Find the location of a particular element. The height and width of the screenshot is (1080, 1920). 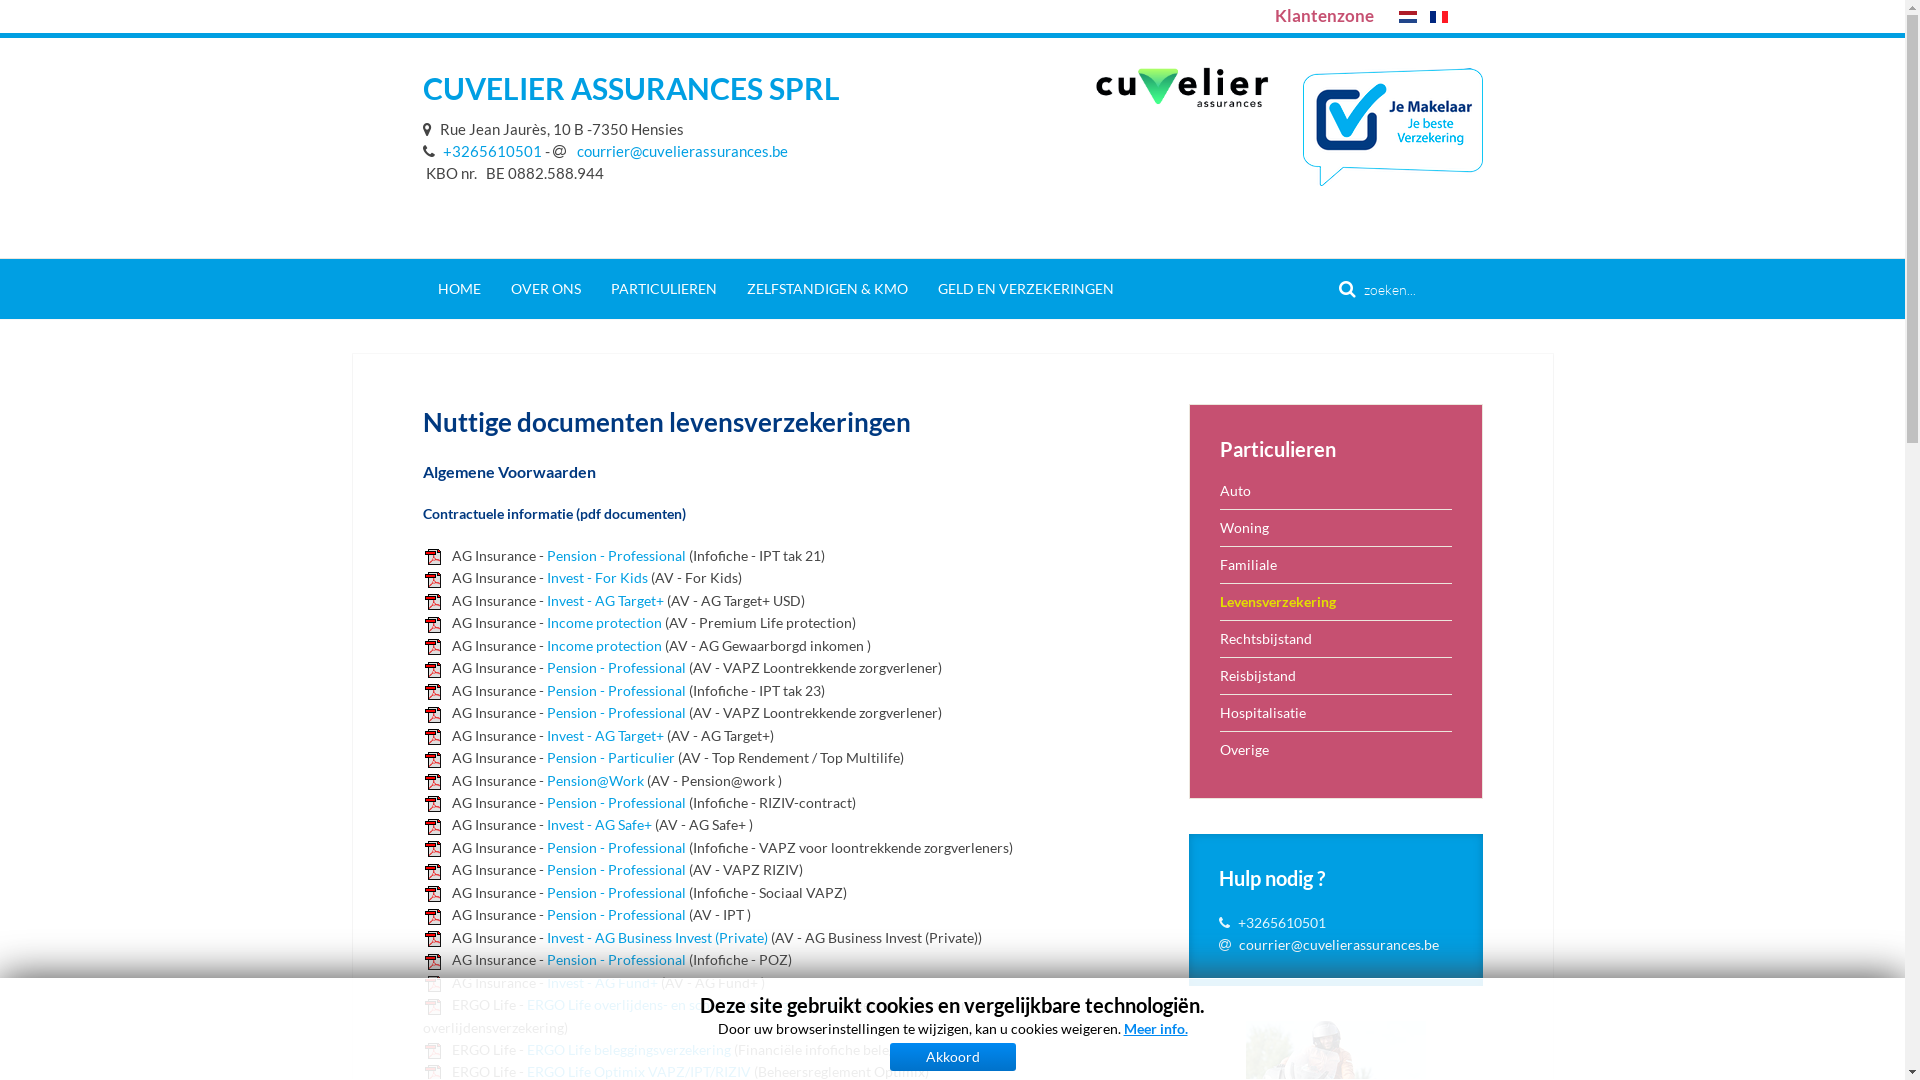

'PARTICULIEREN' is located at coordinates (663, 289).